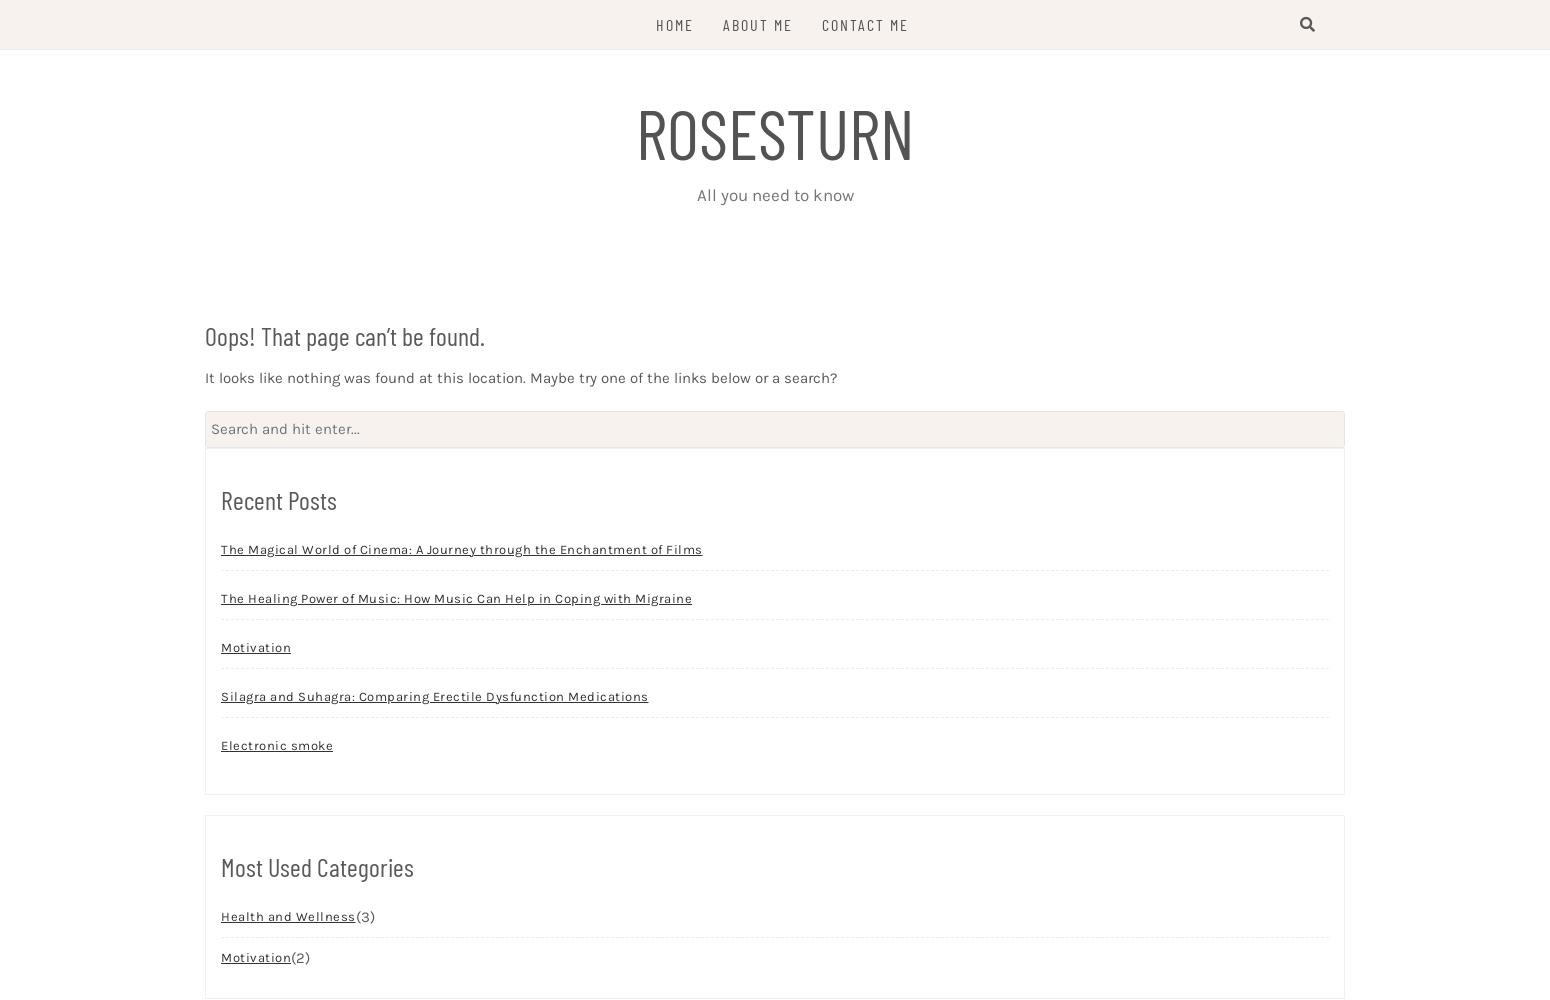 The width and height of the screenshot is (1550, 1000). Describe the element at coordinates (774, 132) in the screenshot. I see `'RosesTurn'` at that location.